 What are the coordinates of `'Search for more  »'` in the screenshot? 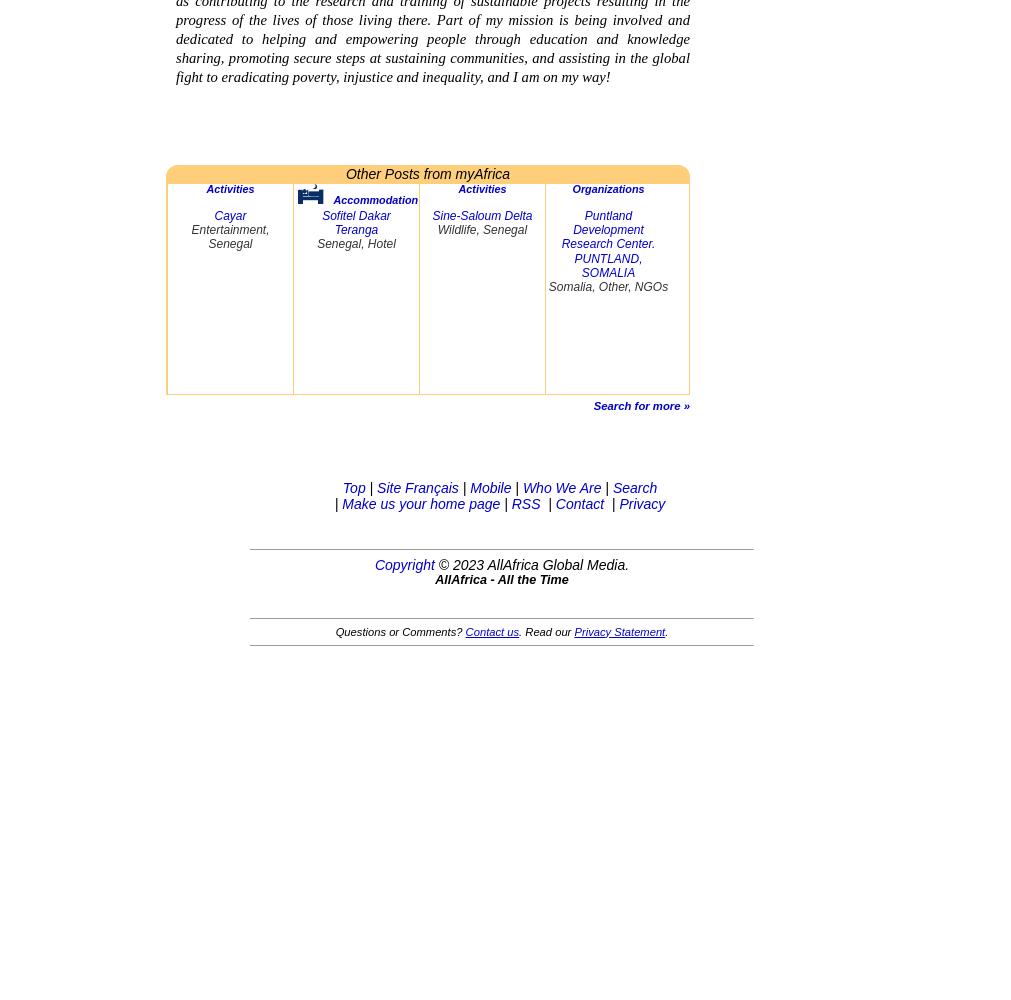 It's located at (641, 405).